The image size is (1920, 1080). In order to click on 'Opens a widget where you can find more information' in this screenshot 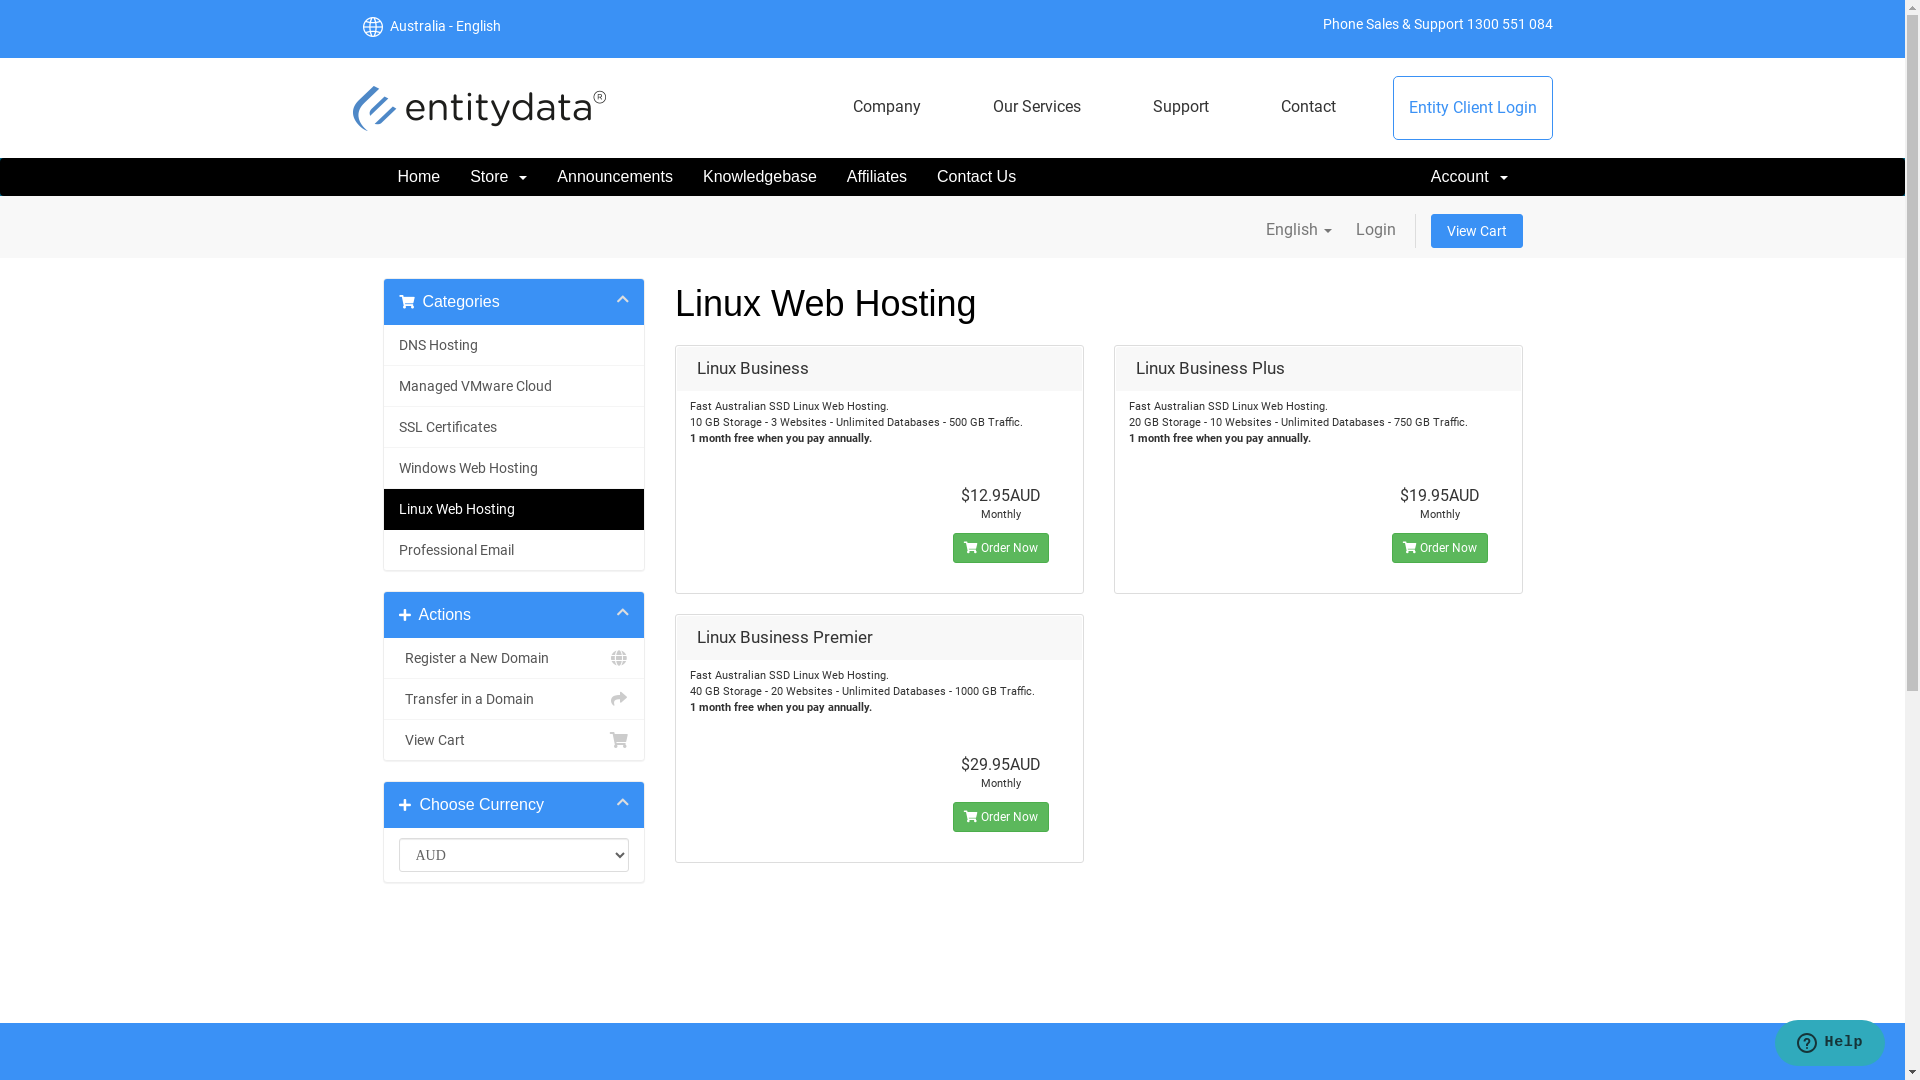, I will do `click(1829, 1044)`.